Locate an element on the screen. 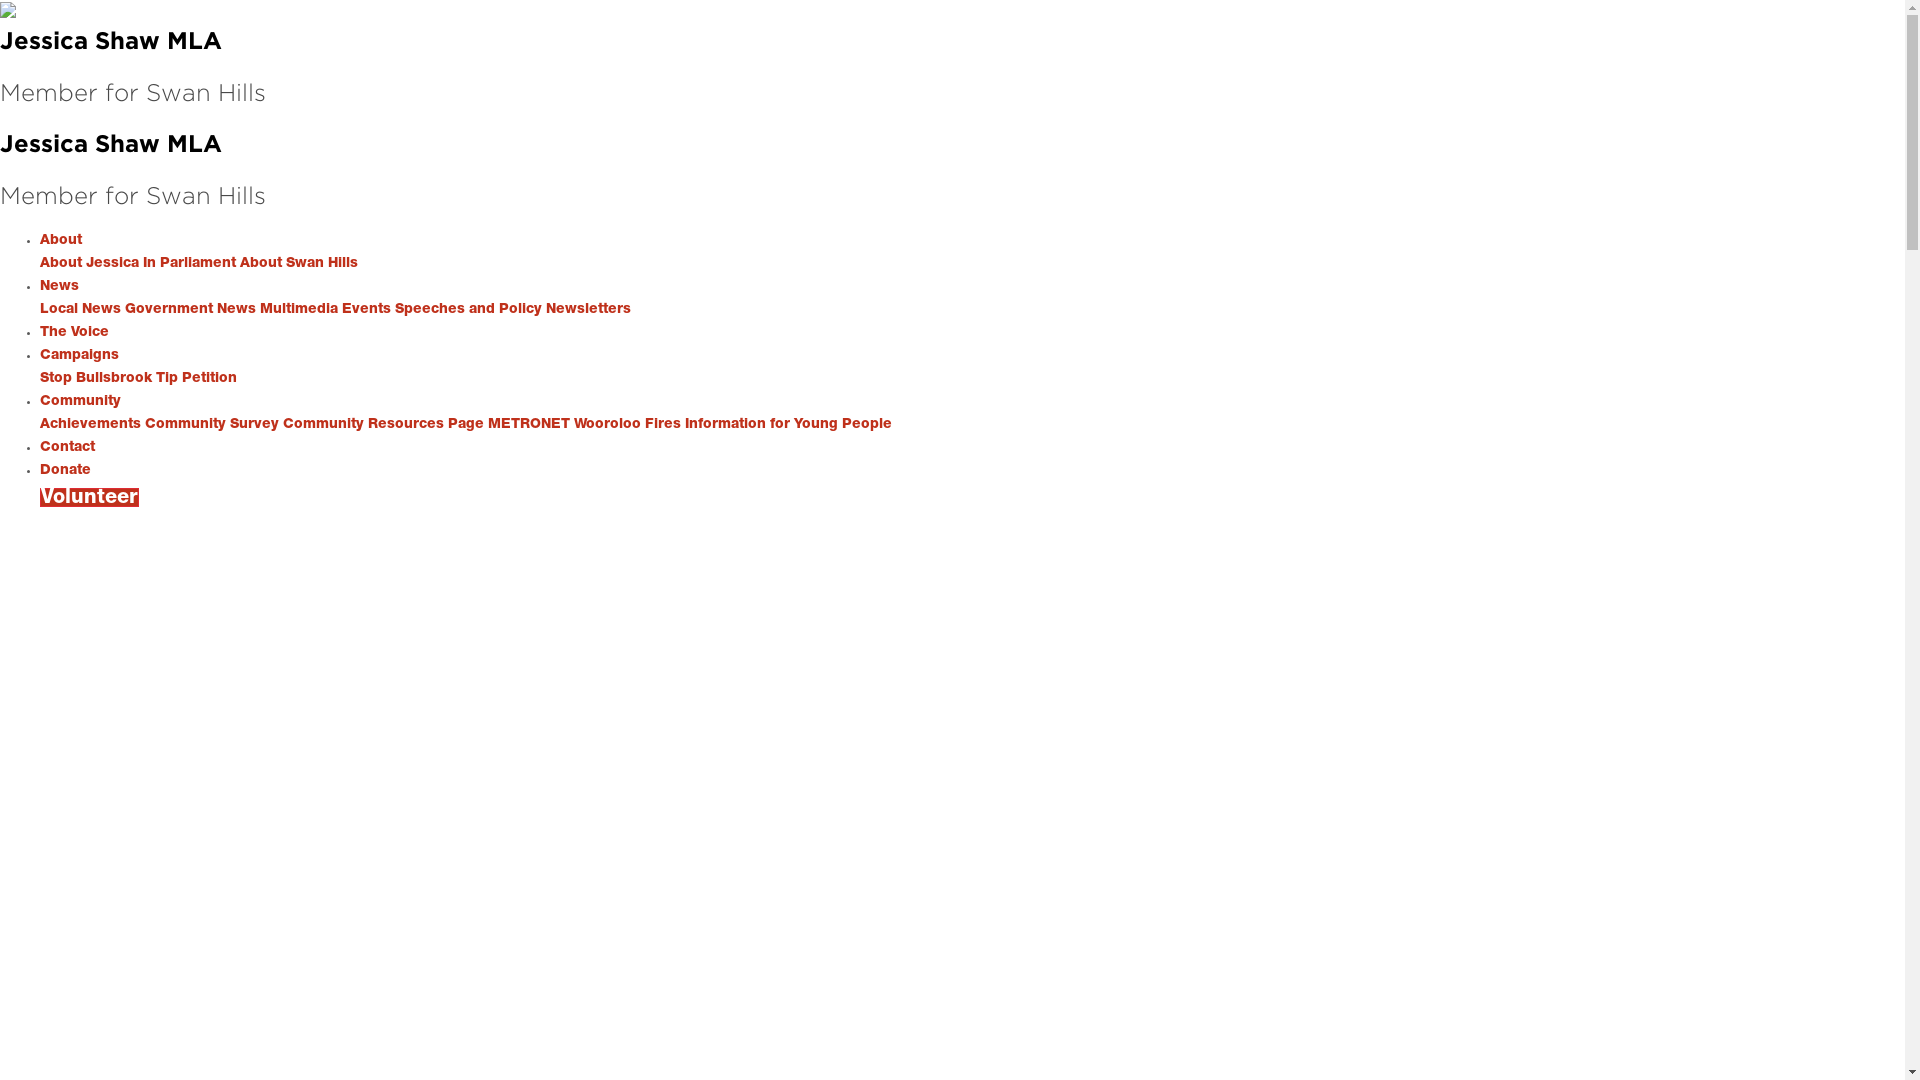 This screenshot has width=1920, height=1080. 'About' is located at coordinates (61, 238).